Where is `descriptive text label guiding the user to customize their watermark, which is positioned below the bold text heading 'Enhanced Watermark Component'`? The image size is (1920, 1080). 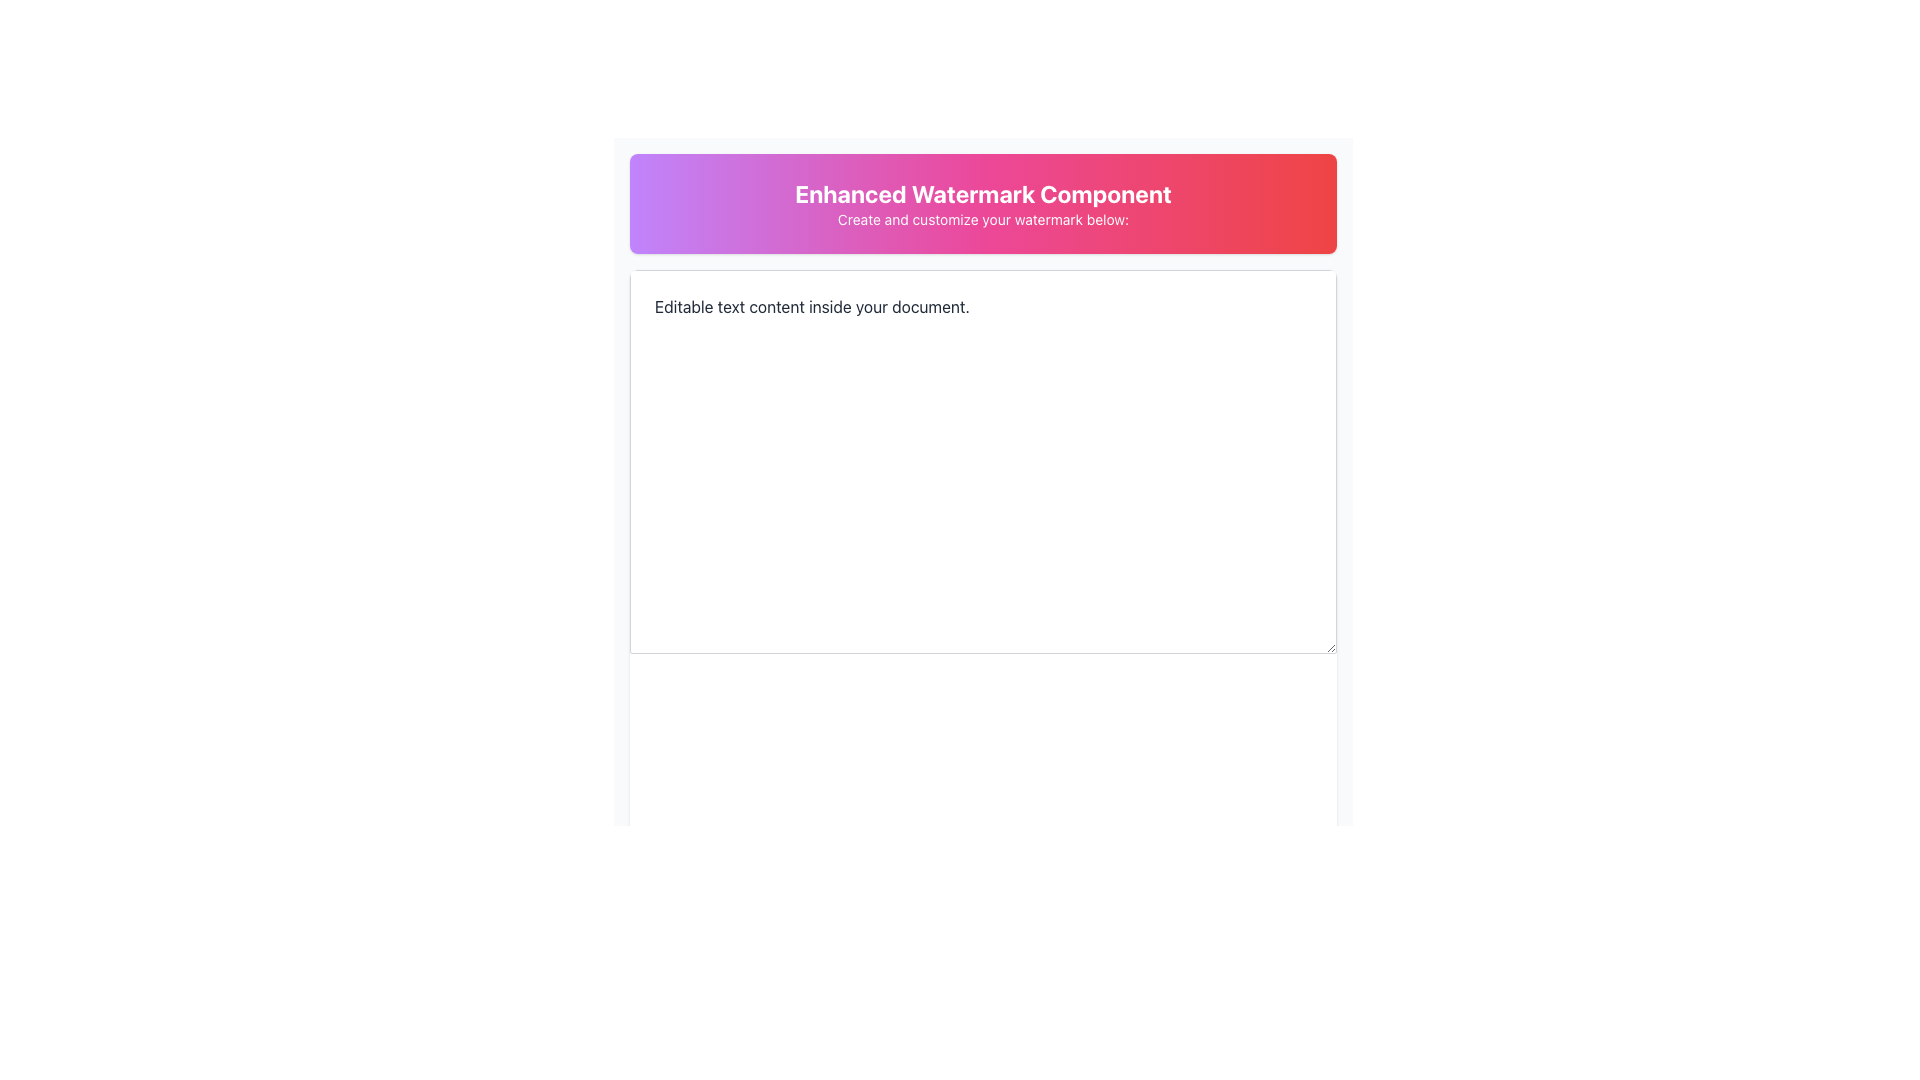
descriptive text label guiding the user to customize their watermark, which is positioned below the bold text heading 'Enhanced Watermark Component' is located at coordinates (983, 219).